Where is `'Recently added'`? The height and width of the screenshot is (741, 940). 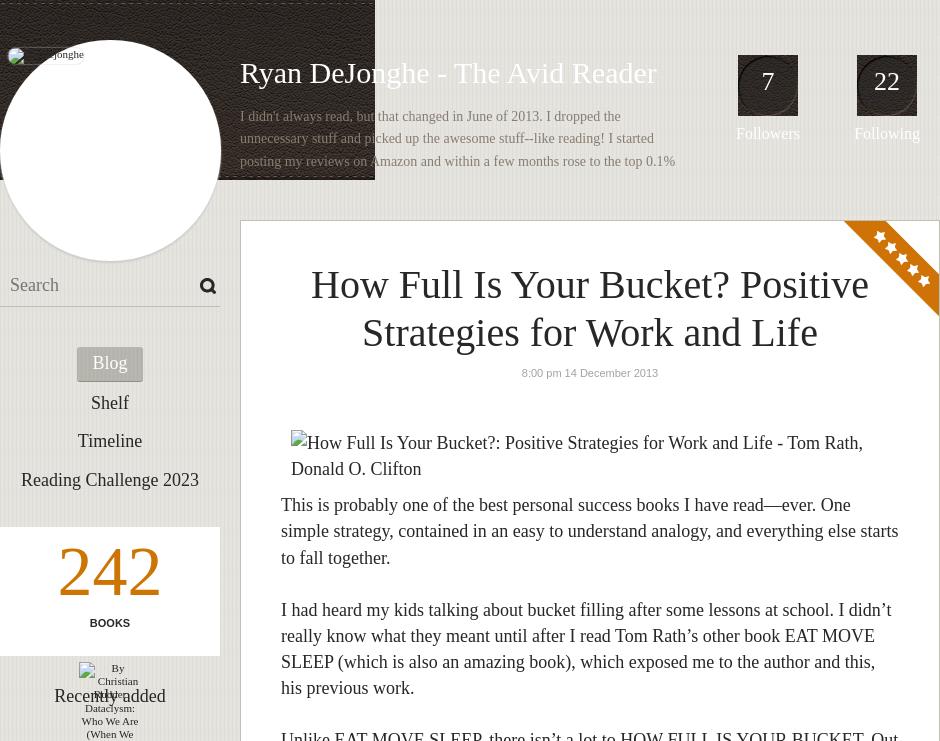
'Recently added' is located at coordinates (109, 693).